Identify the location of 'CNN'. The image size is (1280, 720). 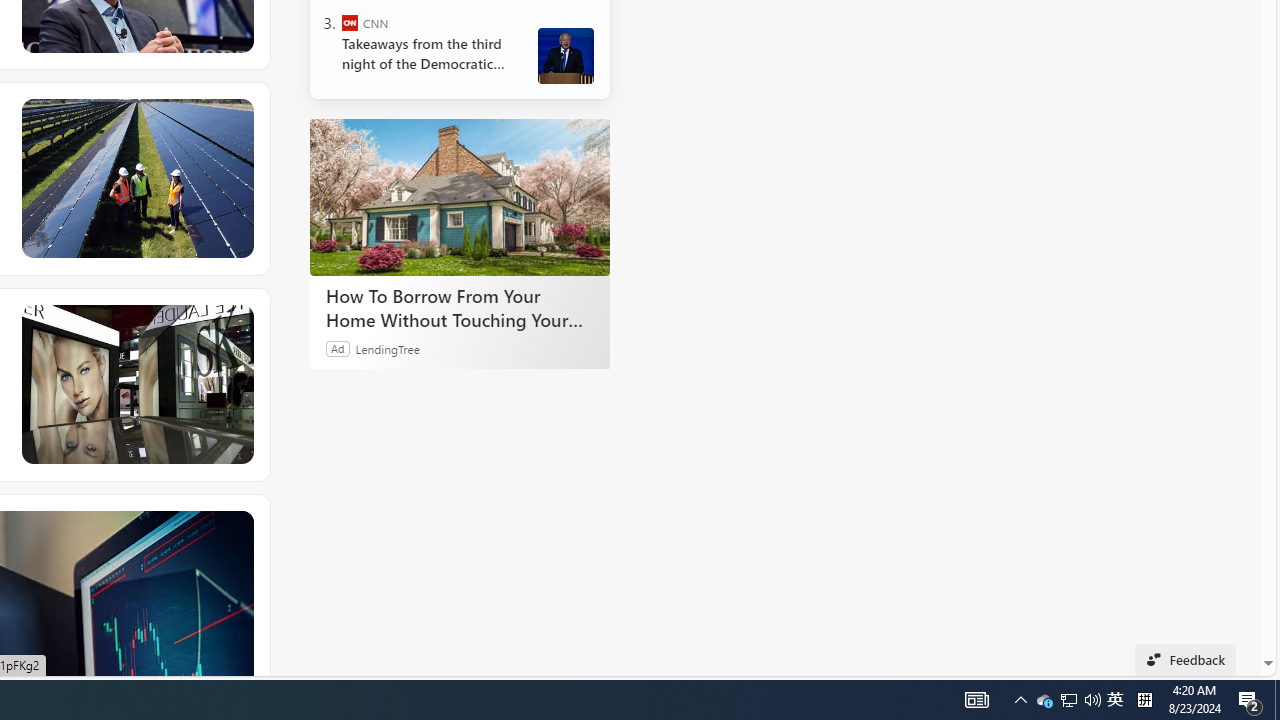
(350, 23).